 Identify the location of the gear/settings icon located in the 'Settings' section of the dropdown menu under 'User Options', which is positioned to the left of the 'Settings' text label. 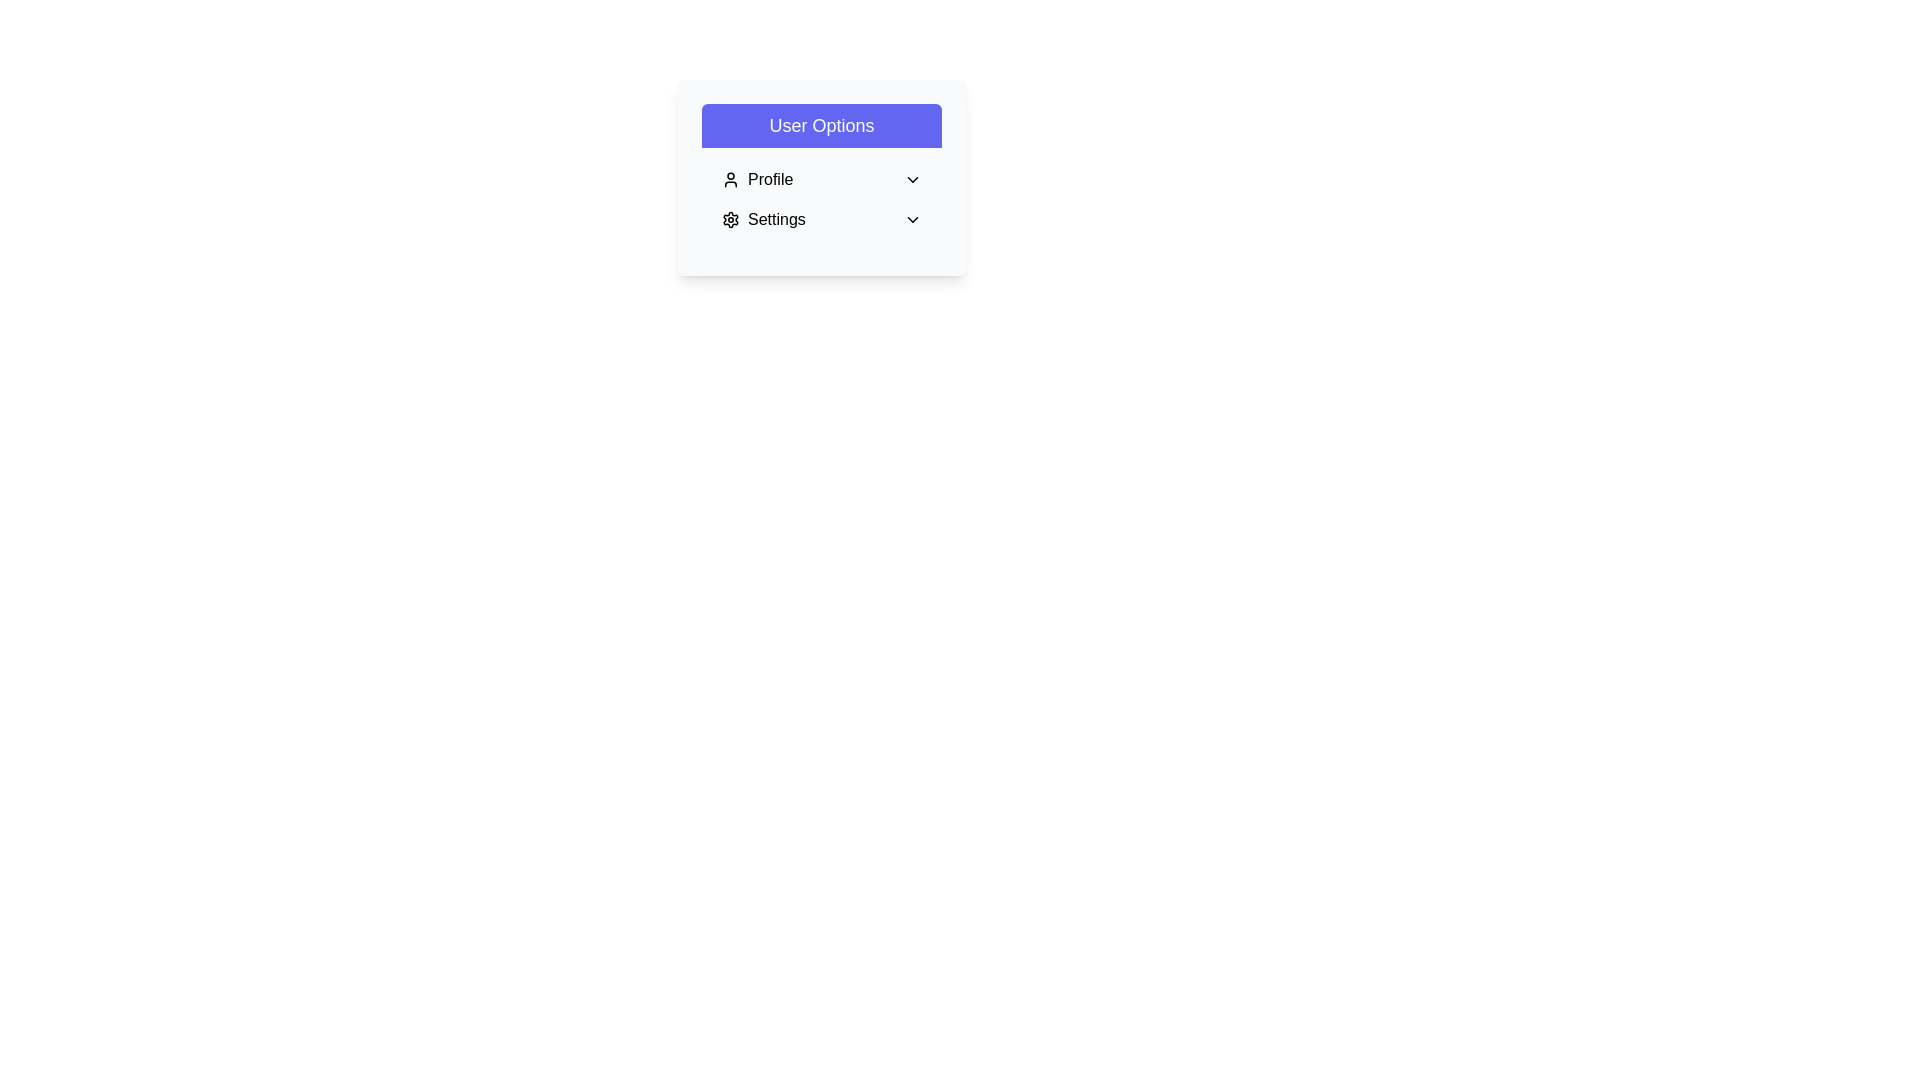
(729, 219).